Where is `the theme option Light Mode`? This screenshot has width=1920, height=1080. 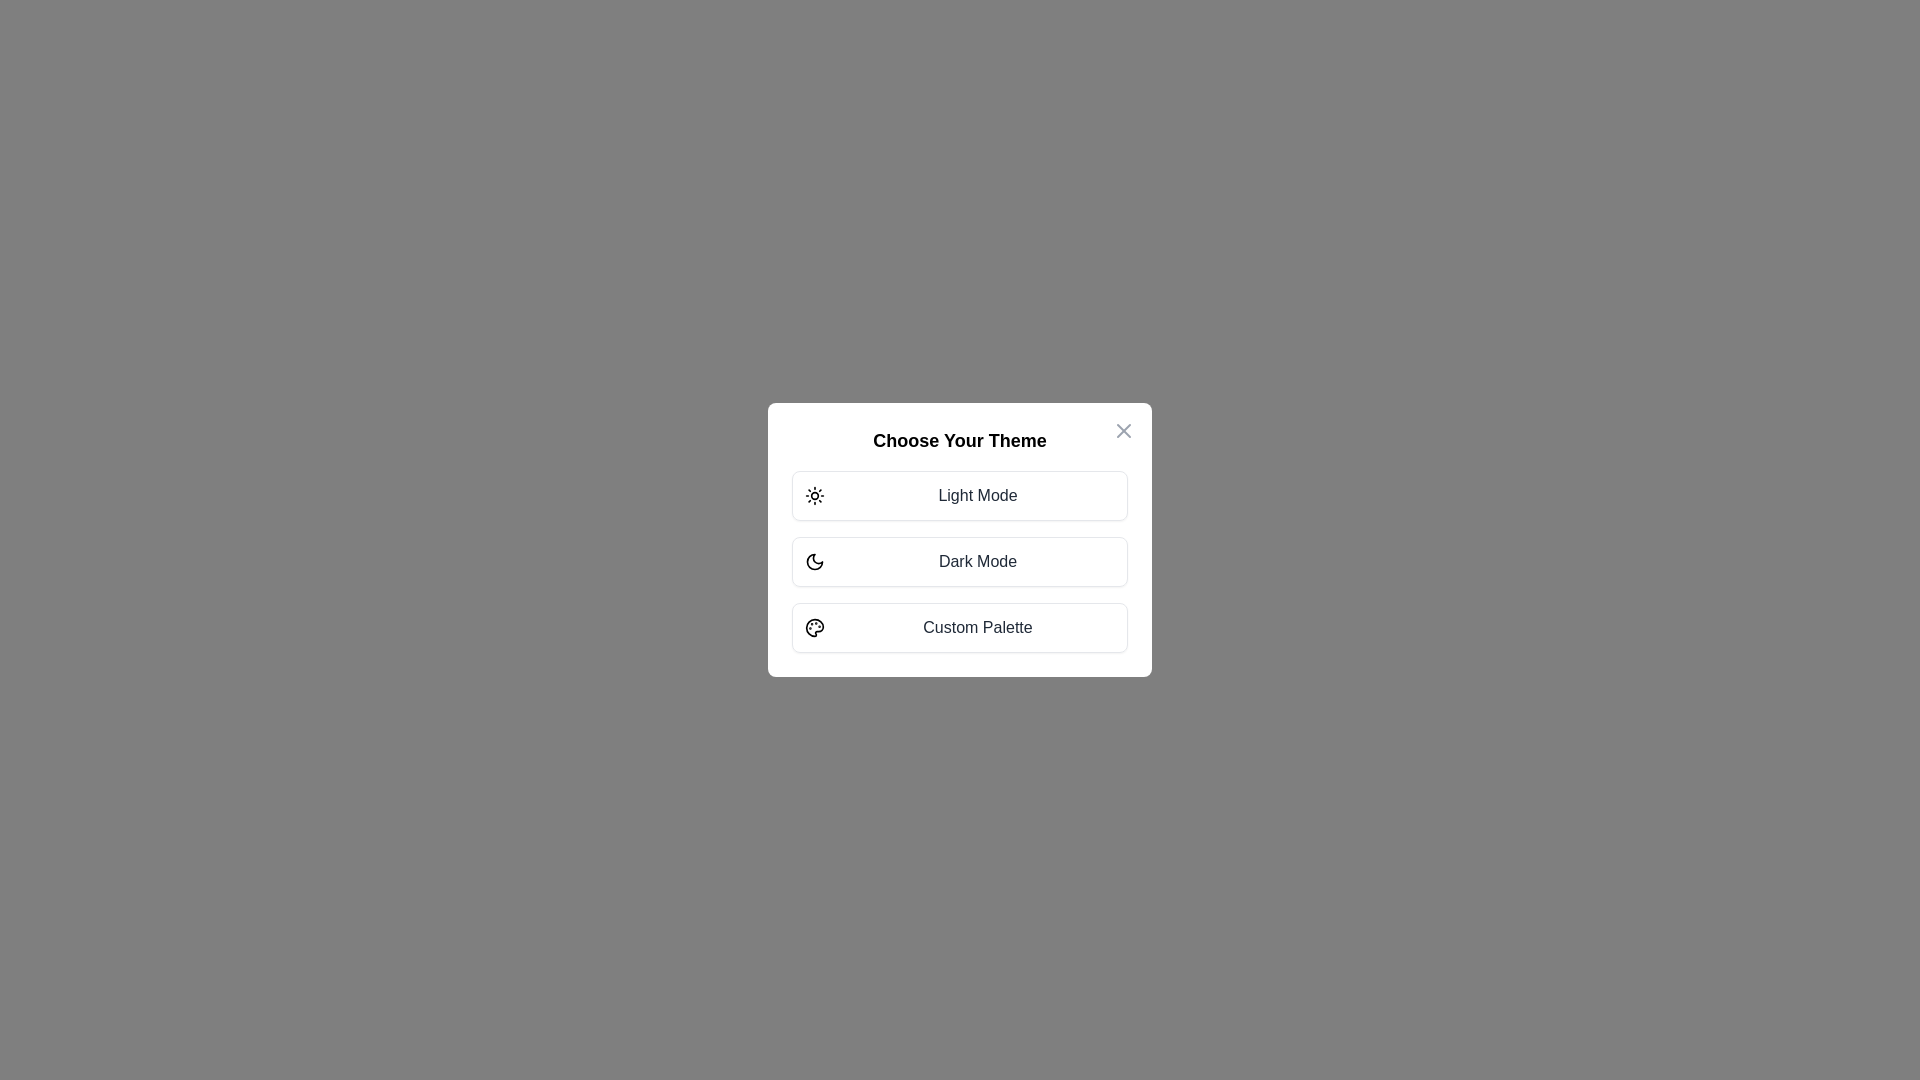 the theme option Light Mode is located at coordinates (960, 495).